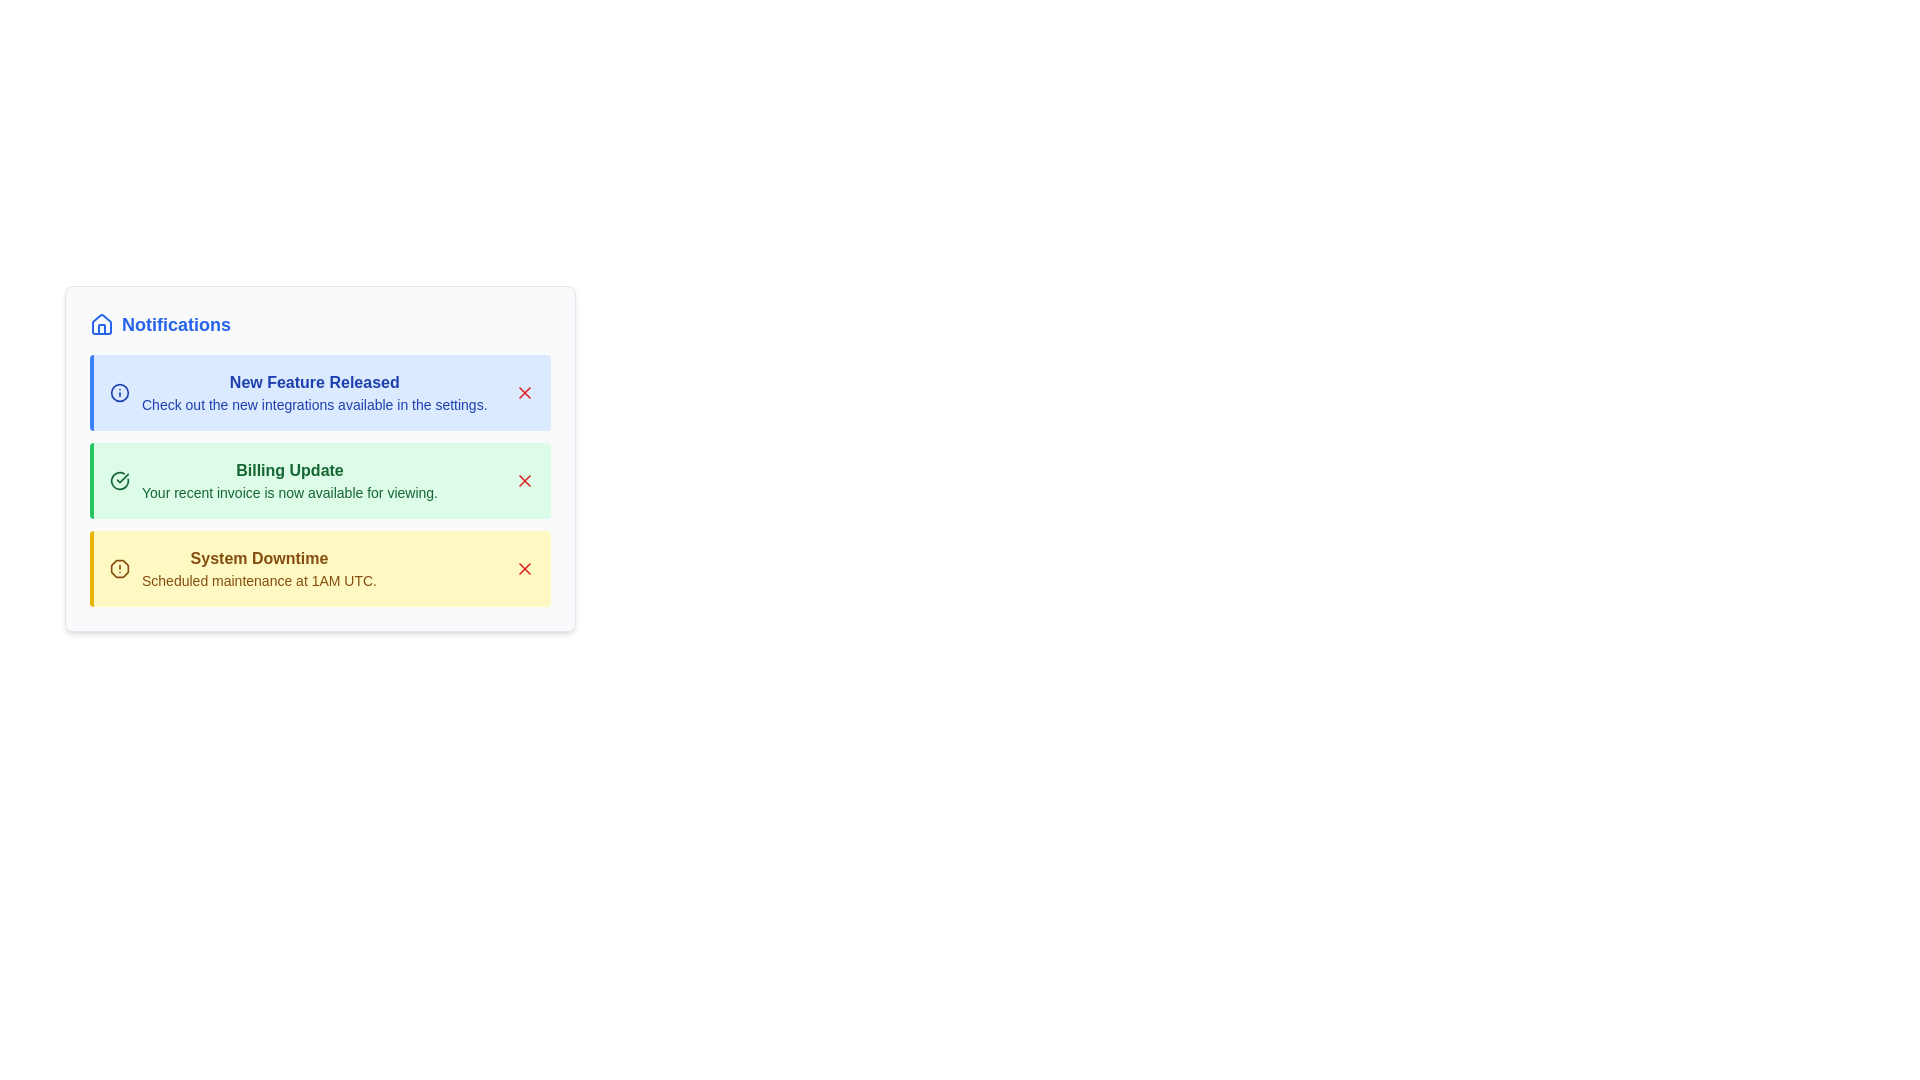 This screenshot has width=1920, height=1080. What do you see at coordinates (524, 393) in the screenshot?
I see `close button for the notification titled 'New Feature Released'` at bounding box center [524, 393].